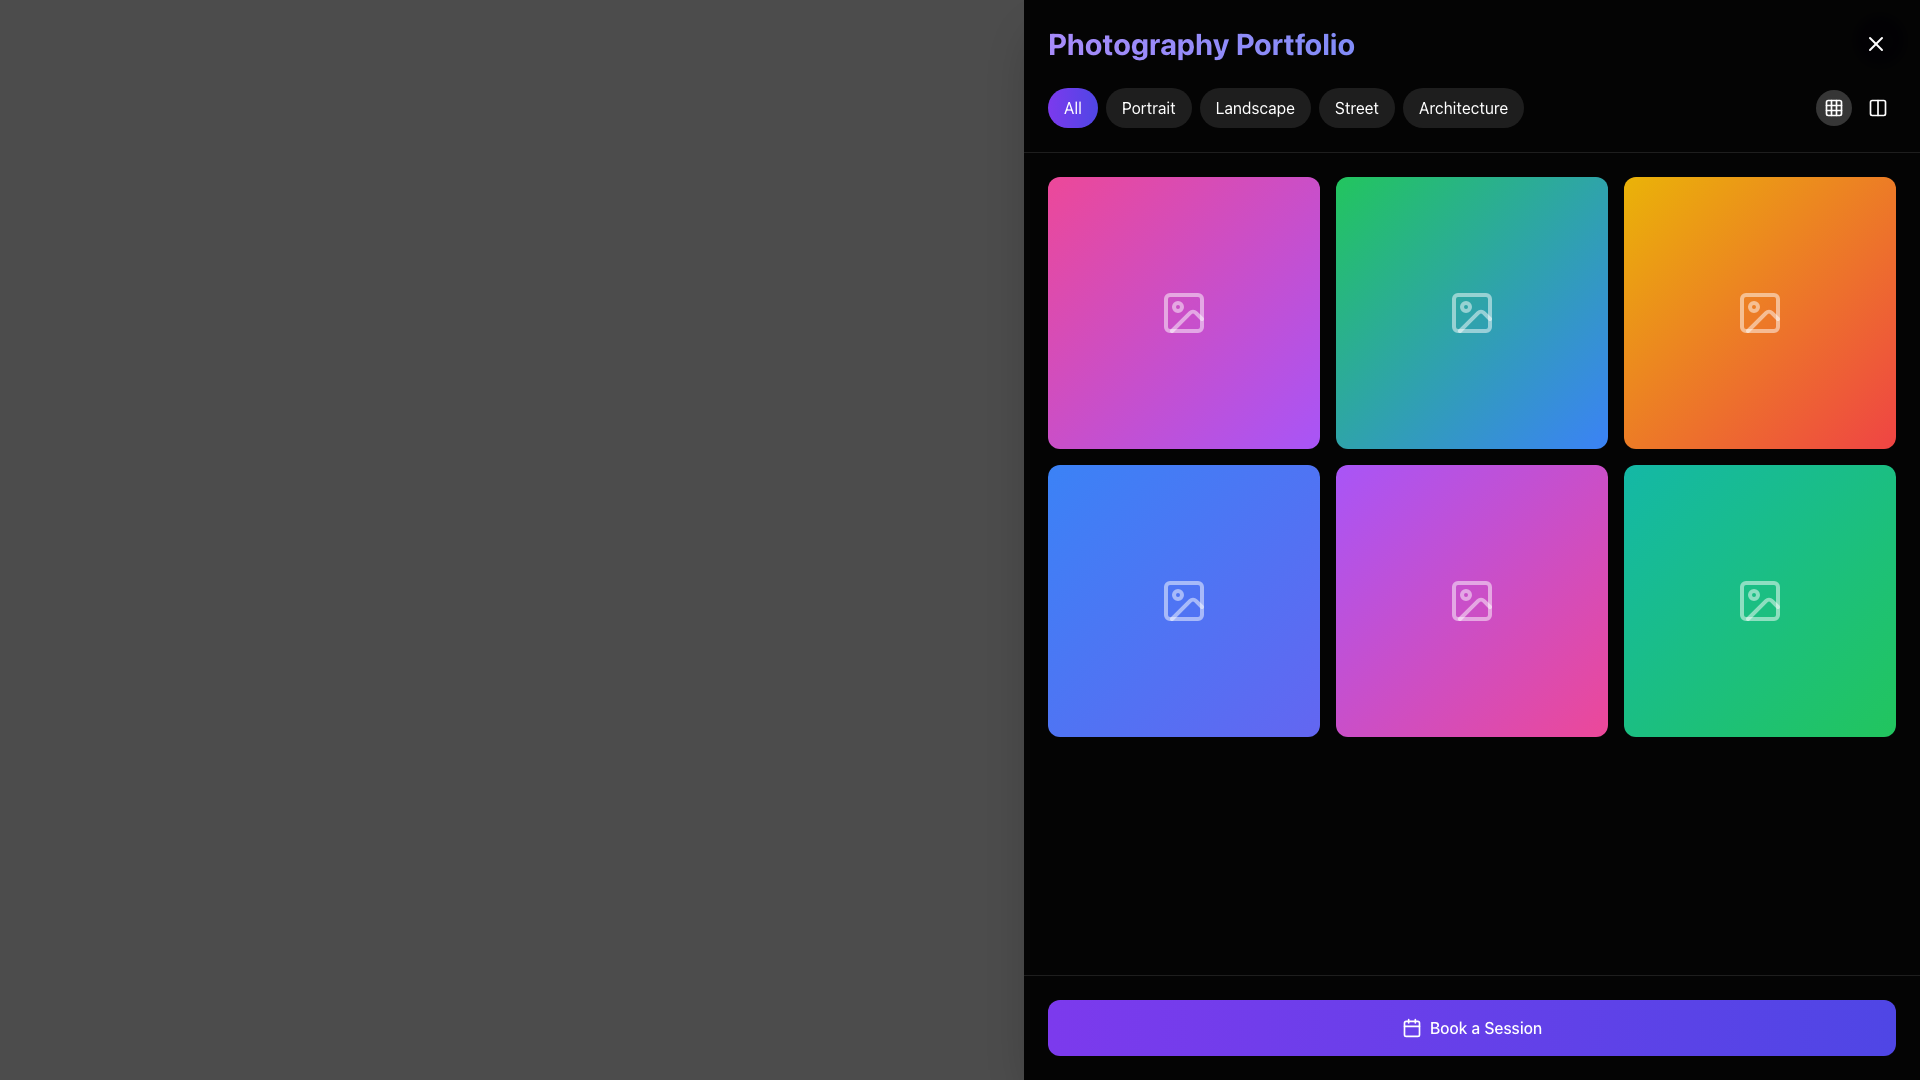  I want to click on the square tile with rounded corners and a gradient fill from blue to indigo, featuring a white framed picture icon at the center, so click(1184, 600).